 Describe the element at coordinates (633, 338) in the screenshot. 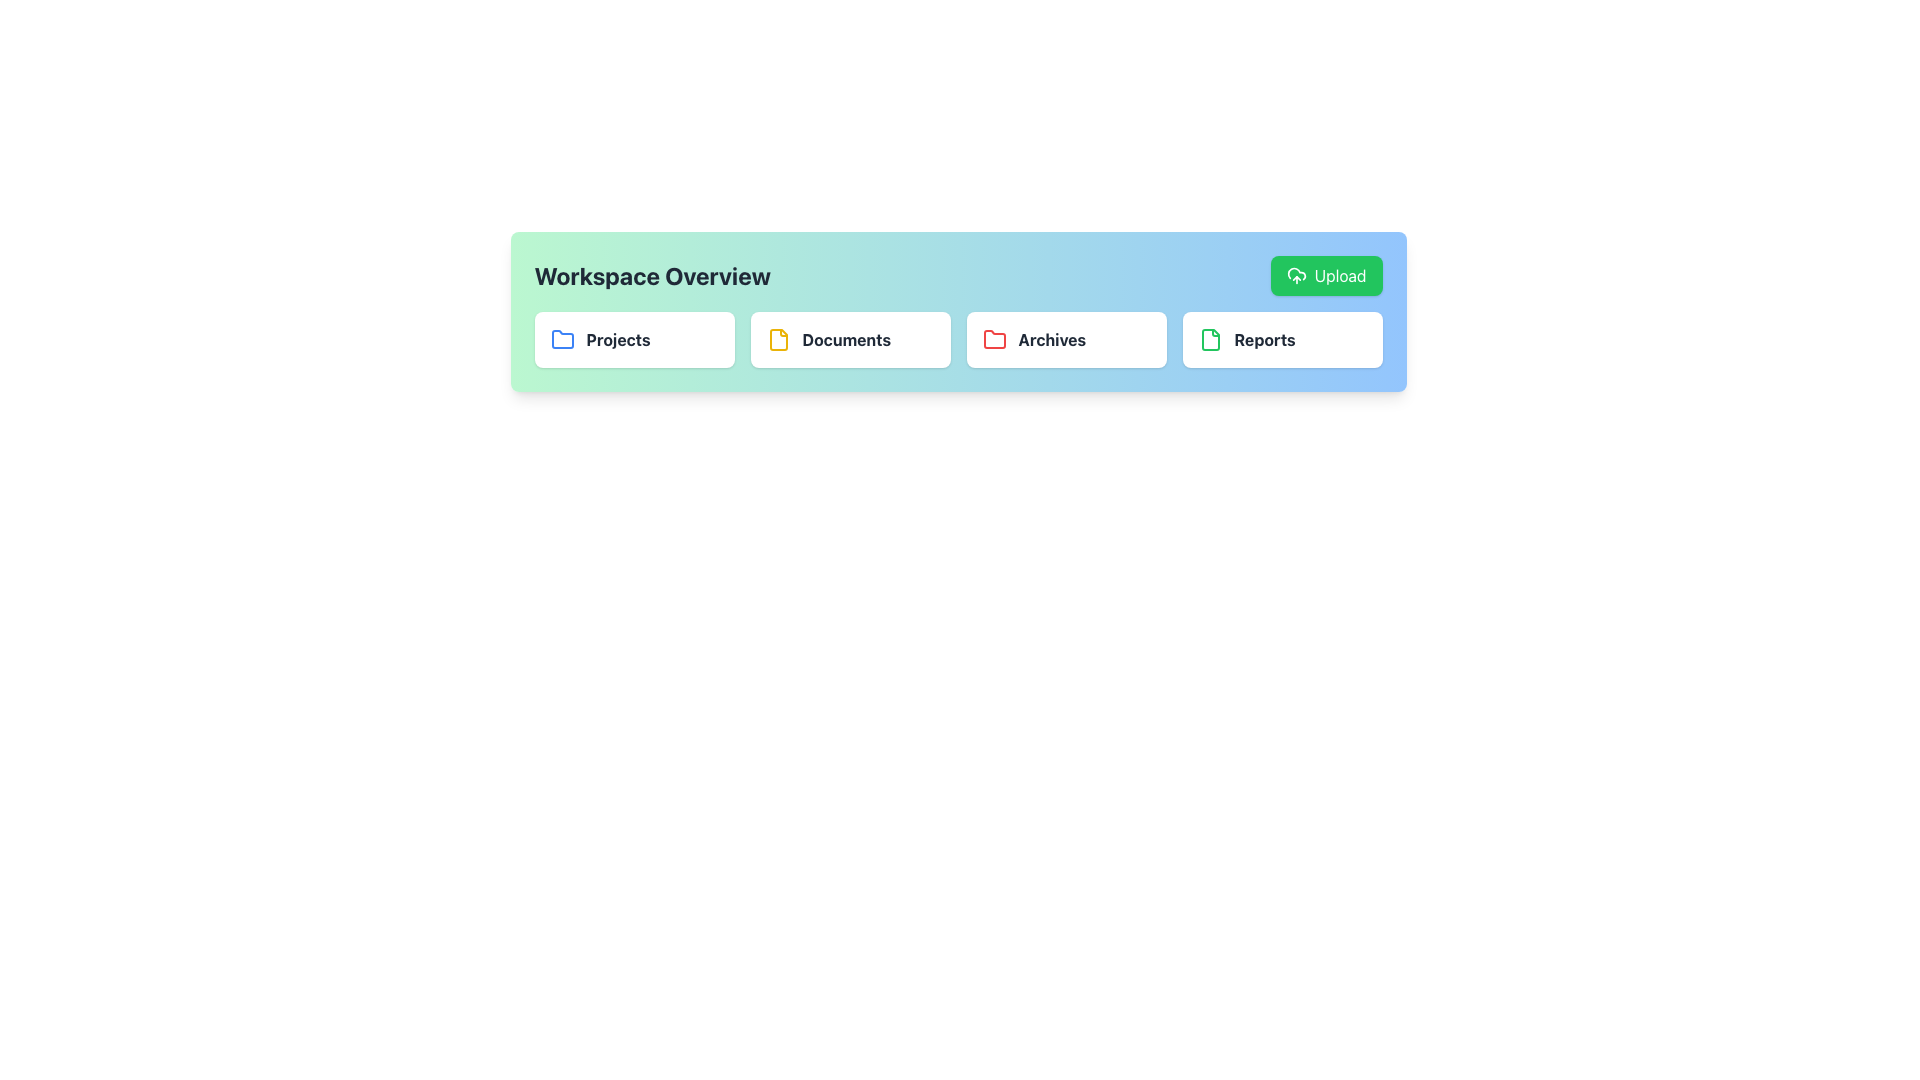

I see `the 'Projects' category box which features a blue folder icon and bold text, positioned as the first item in the grid layout` at that location.